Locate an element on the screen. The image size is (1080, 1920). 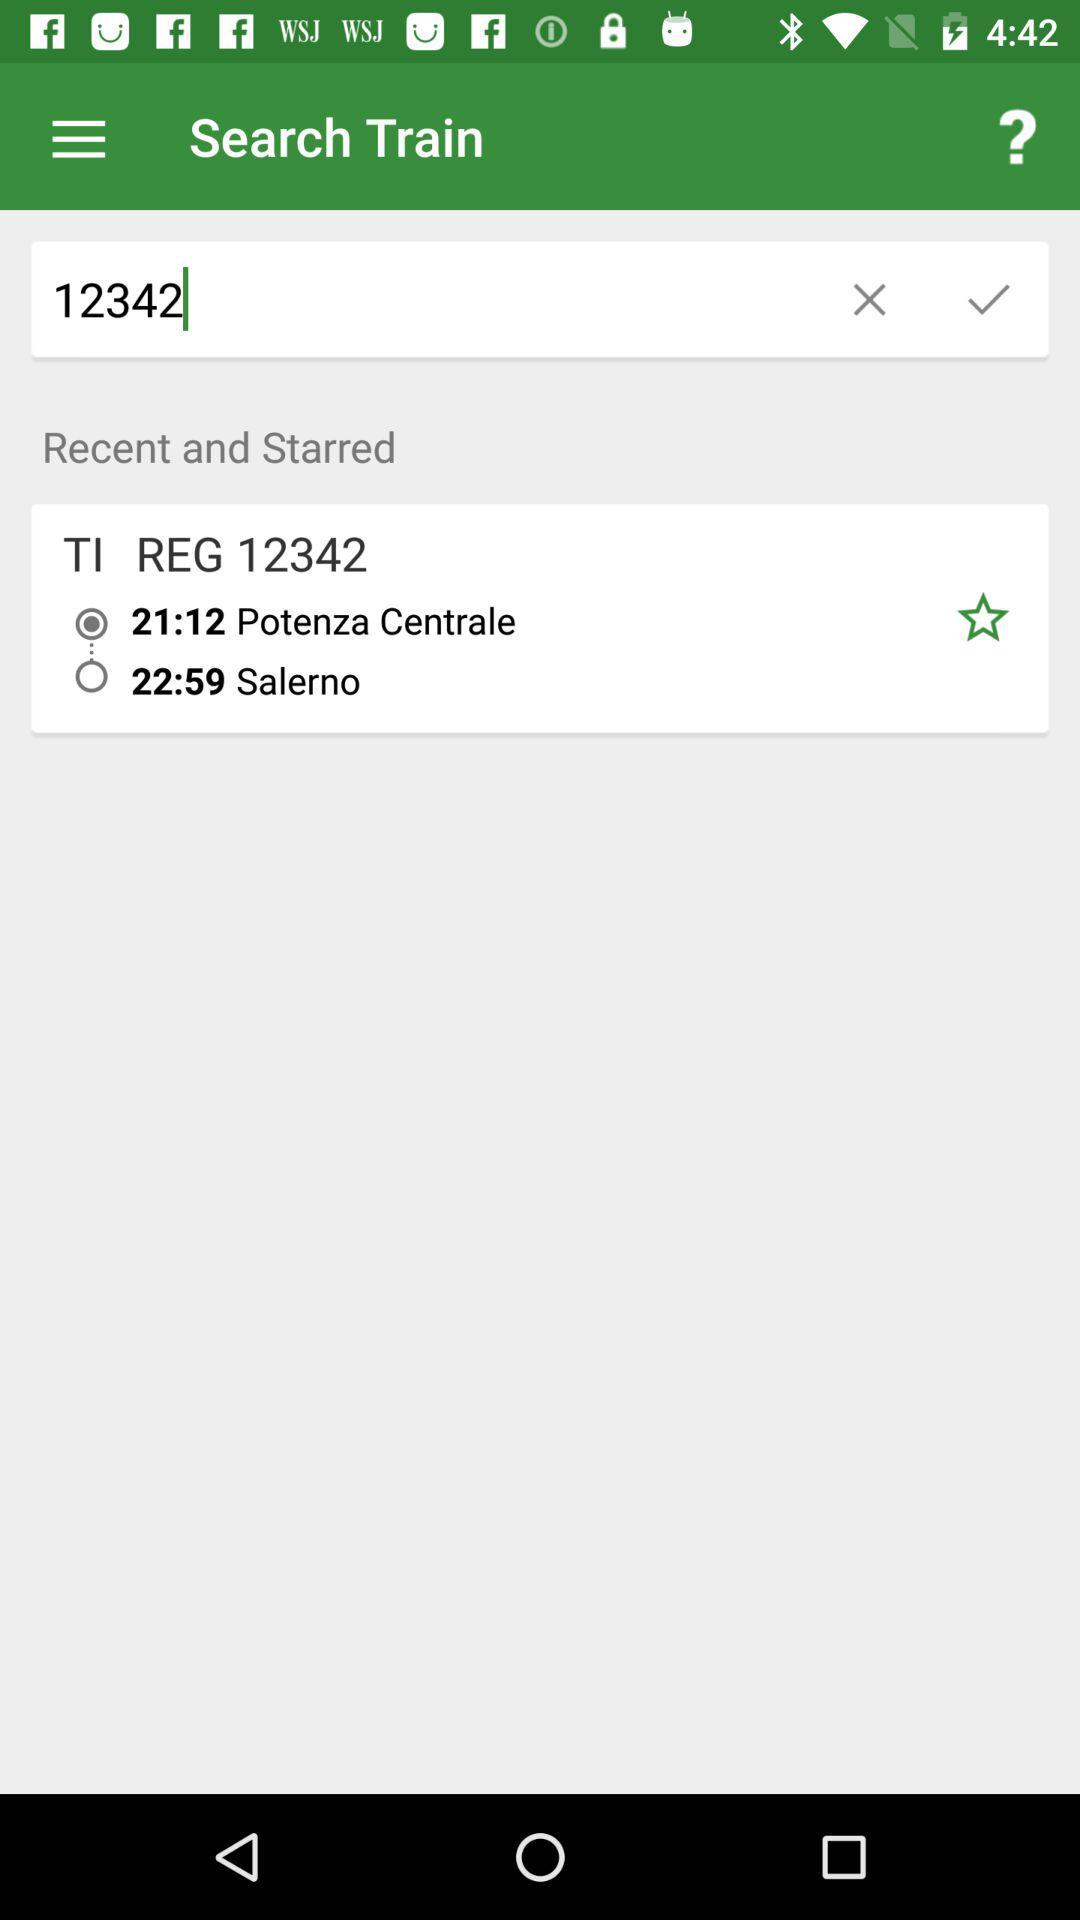
item next to the 21:12 icon is located at coordinates (91, 650).